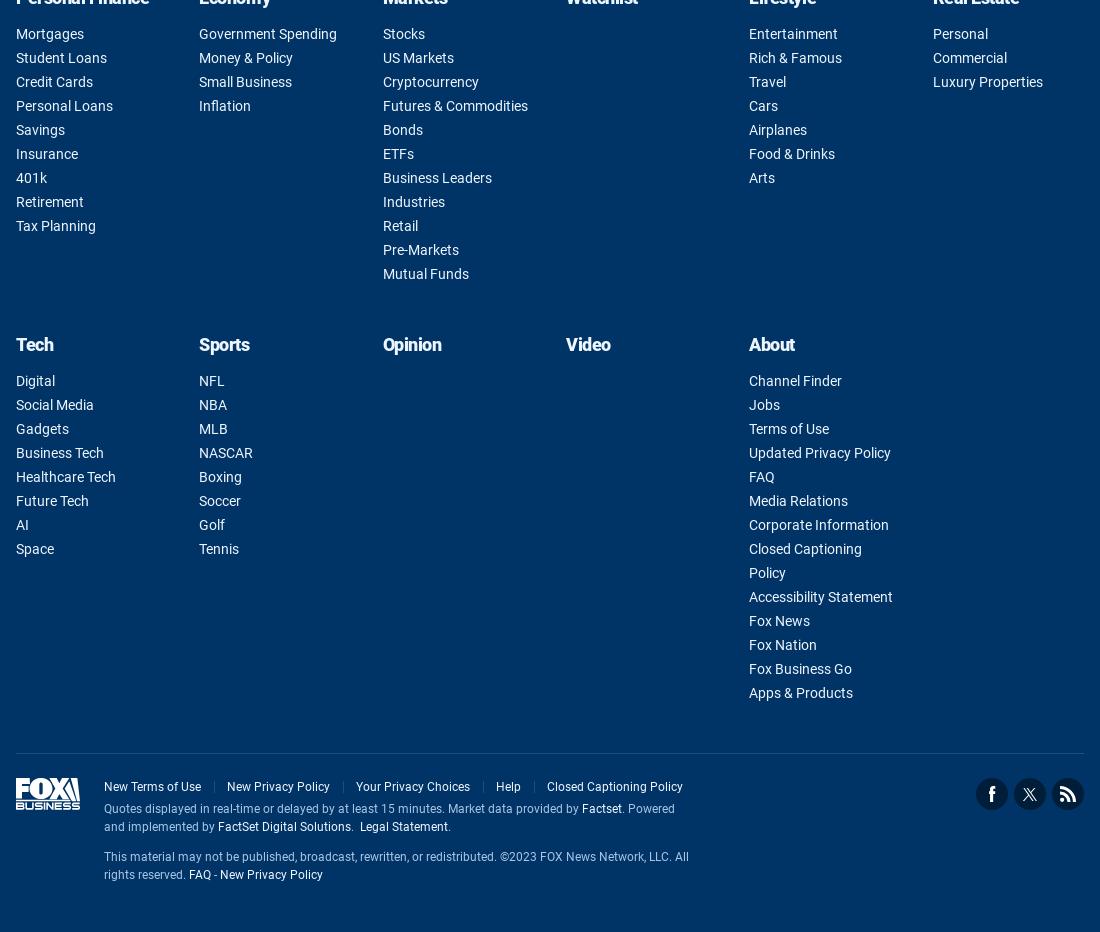 This screenshot has height=932, width=1100. What do you see at coordinates (418, 248) in the screenshot?
I see `'Pre-Markets'` at bounding box center [418, 248].